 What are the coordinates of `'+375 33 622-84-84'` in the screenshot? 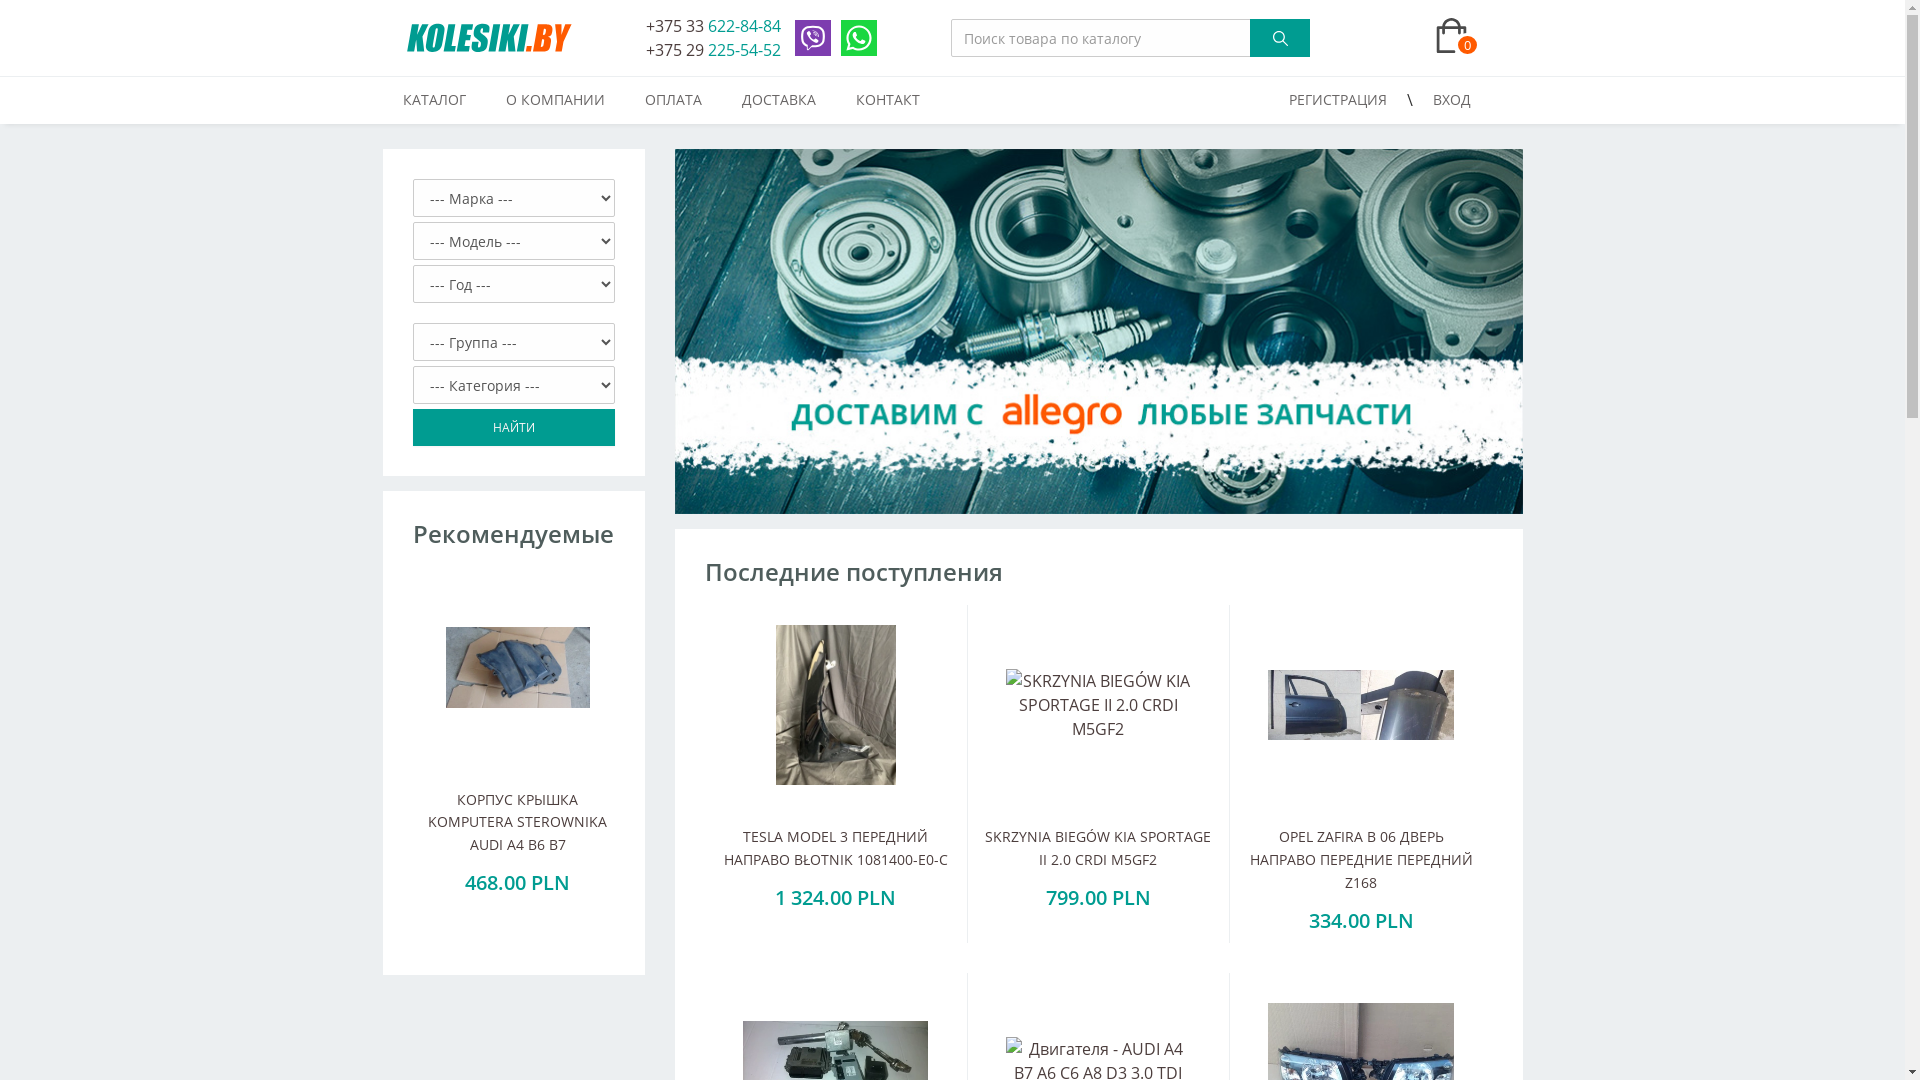 It's located at (646, 26).